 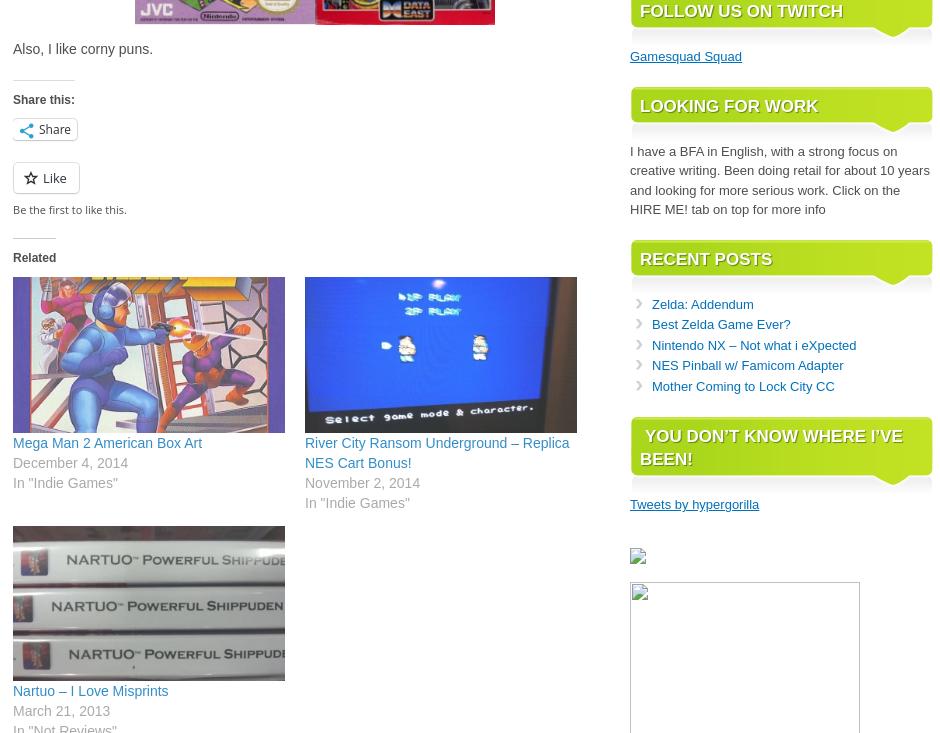 What do you see at coordinates (746, 364) in the screenshot?
I see `'NES Pinball w/ Famicom Adapter'` at bounding box center [746, 364].